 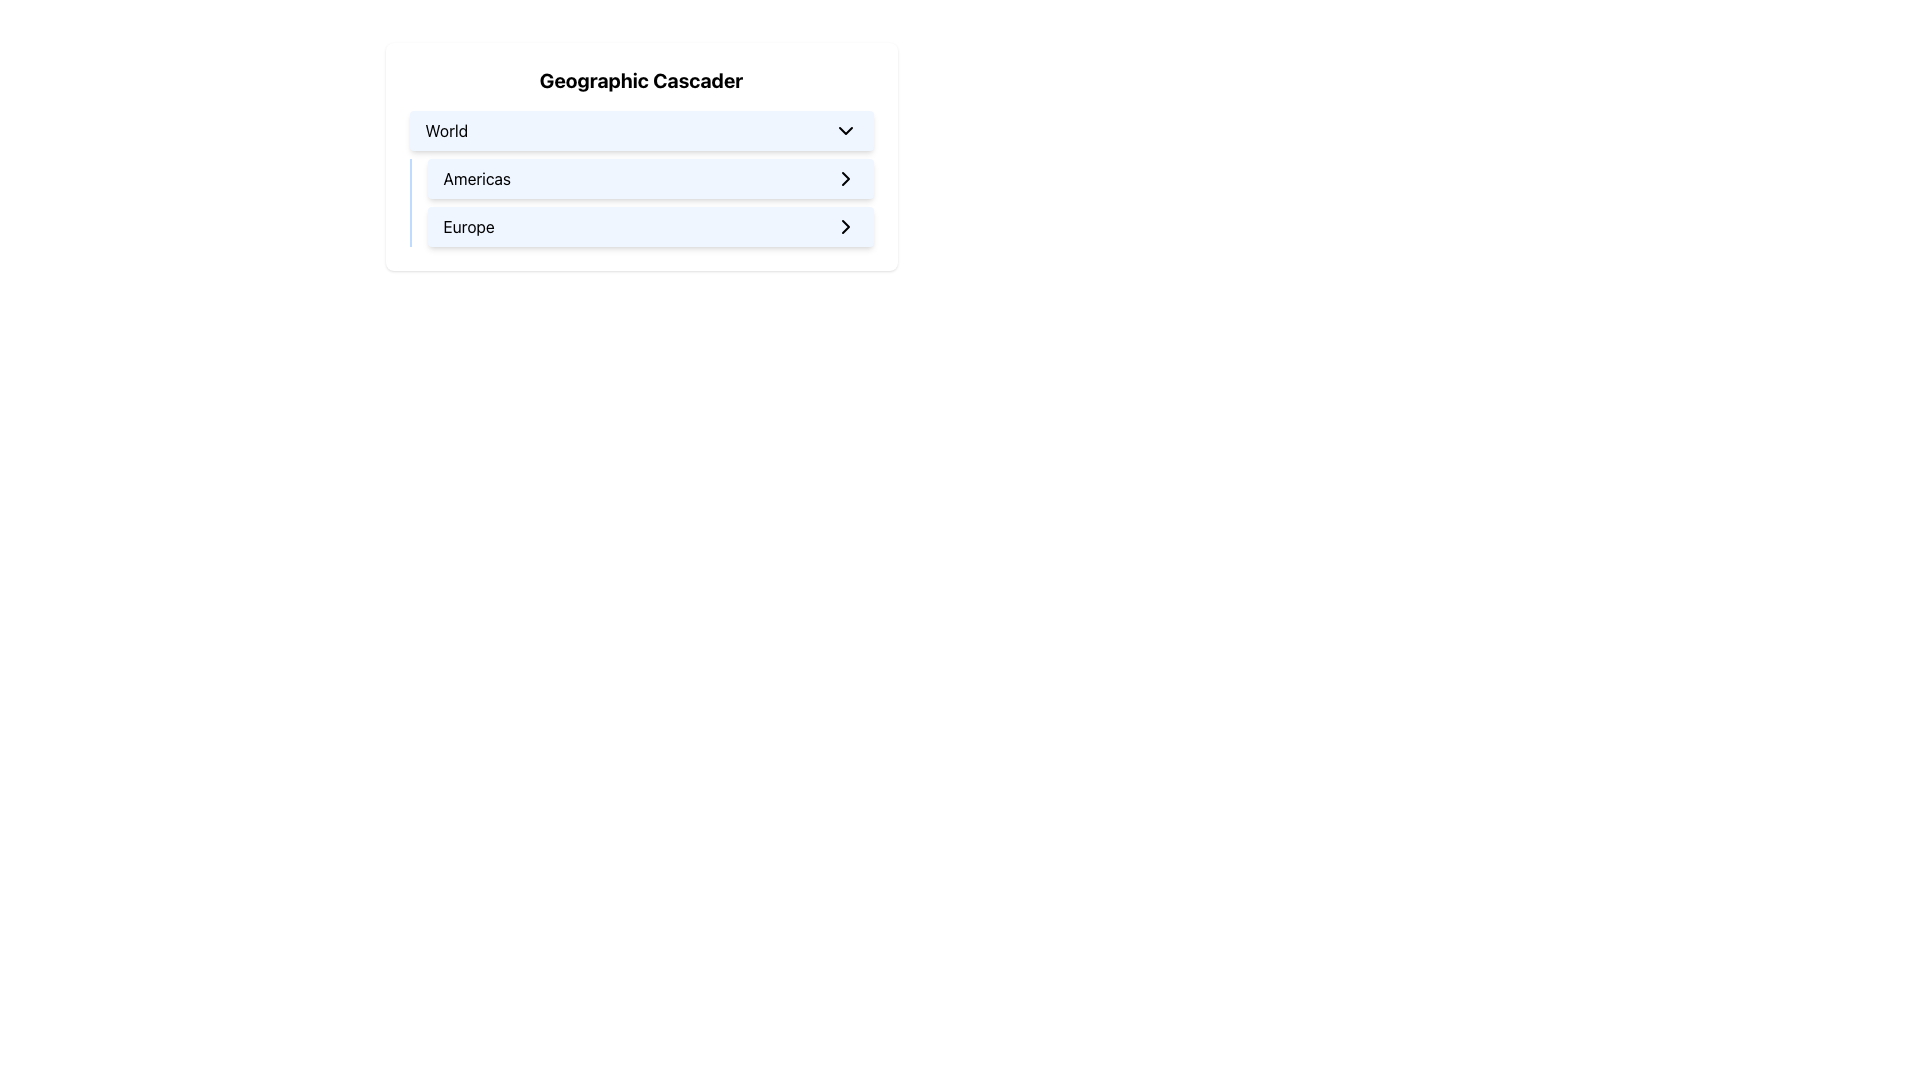 What do you see at coordinates (641, 177) in the screenshot?
I see `the interactive menu item labeled 'Americas'` at bounding box center [641, 177].